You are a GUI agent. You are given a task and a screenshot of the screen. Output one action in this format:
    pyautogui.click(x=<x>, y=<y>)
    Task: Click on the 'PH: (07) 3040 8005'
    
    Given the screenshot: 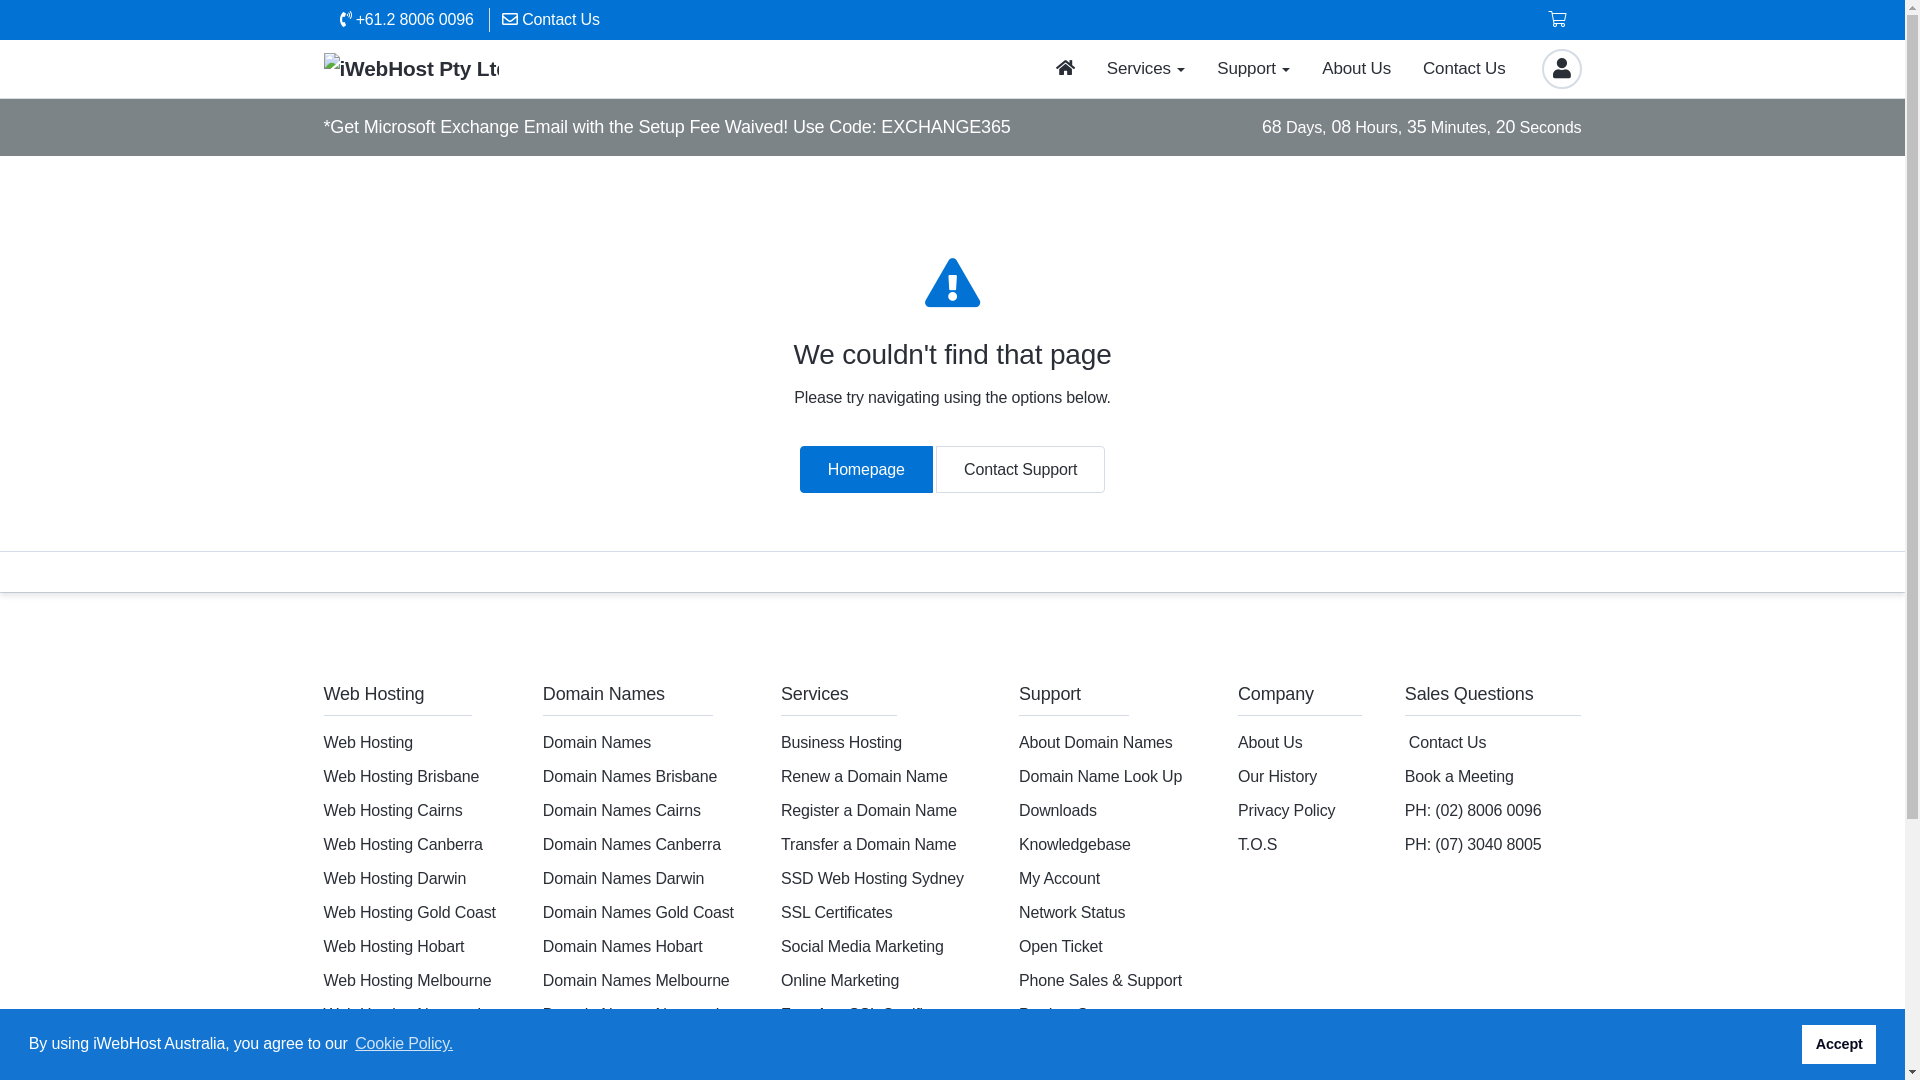 What is the action you would take?
    pyautogui.click(x=1473, y=844)
    